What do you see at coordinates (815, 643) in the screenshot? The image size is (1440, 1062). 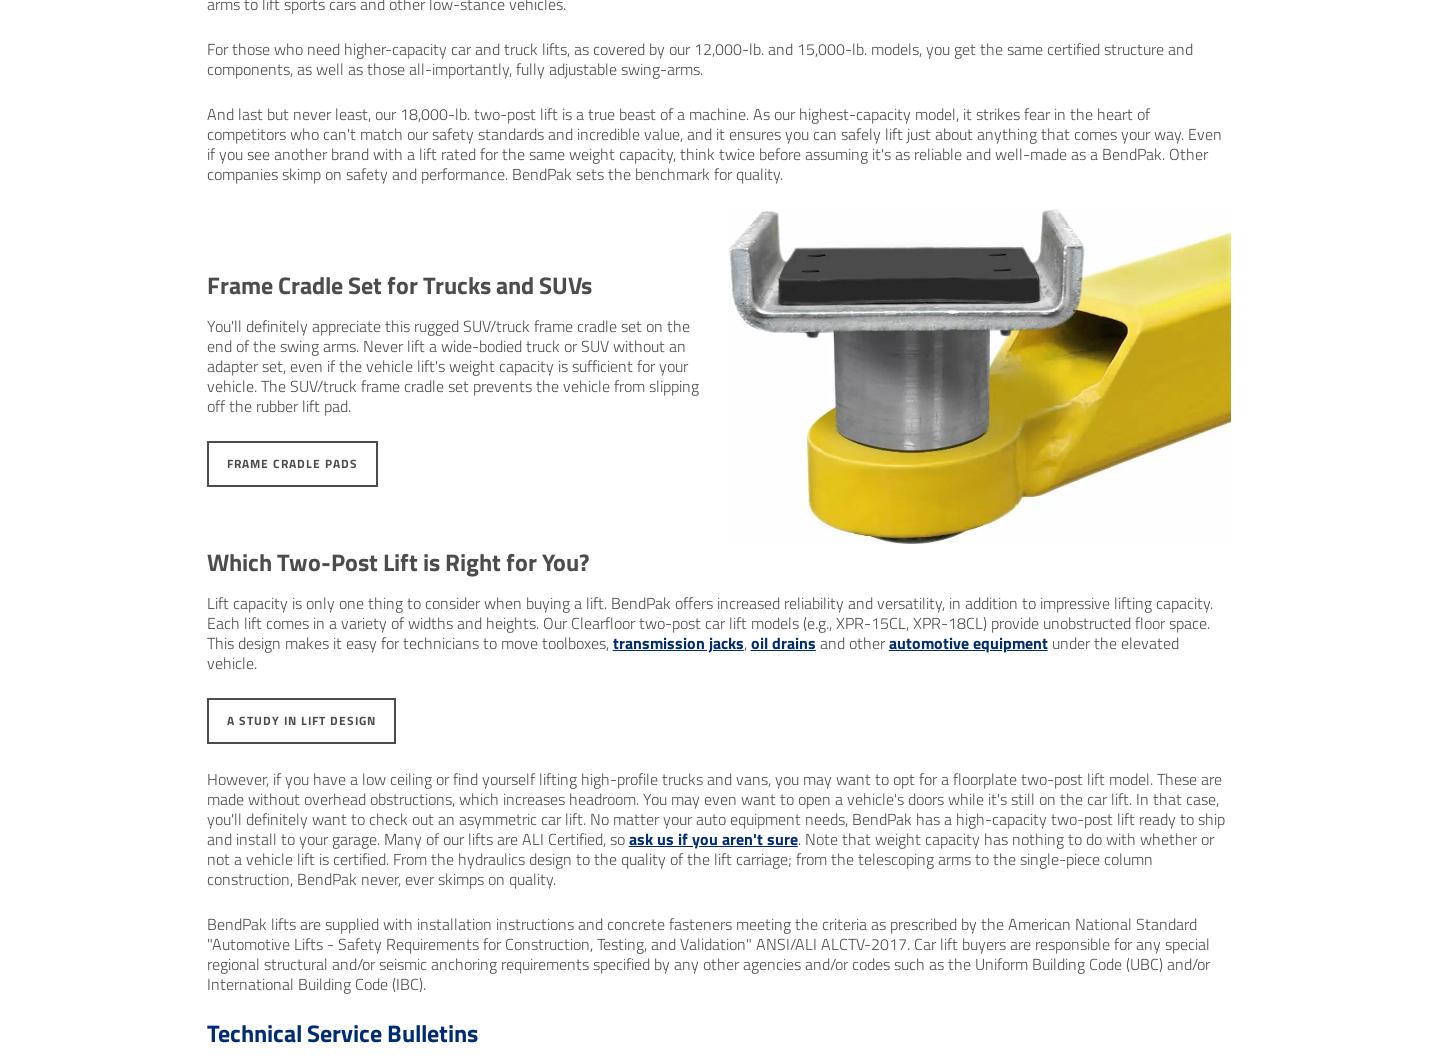 I see `'and other'` at bounding box center [815, 643].